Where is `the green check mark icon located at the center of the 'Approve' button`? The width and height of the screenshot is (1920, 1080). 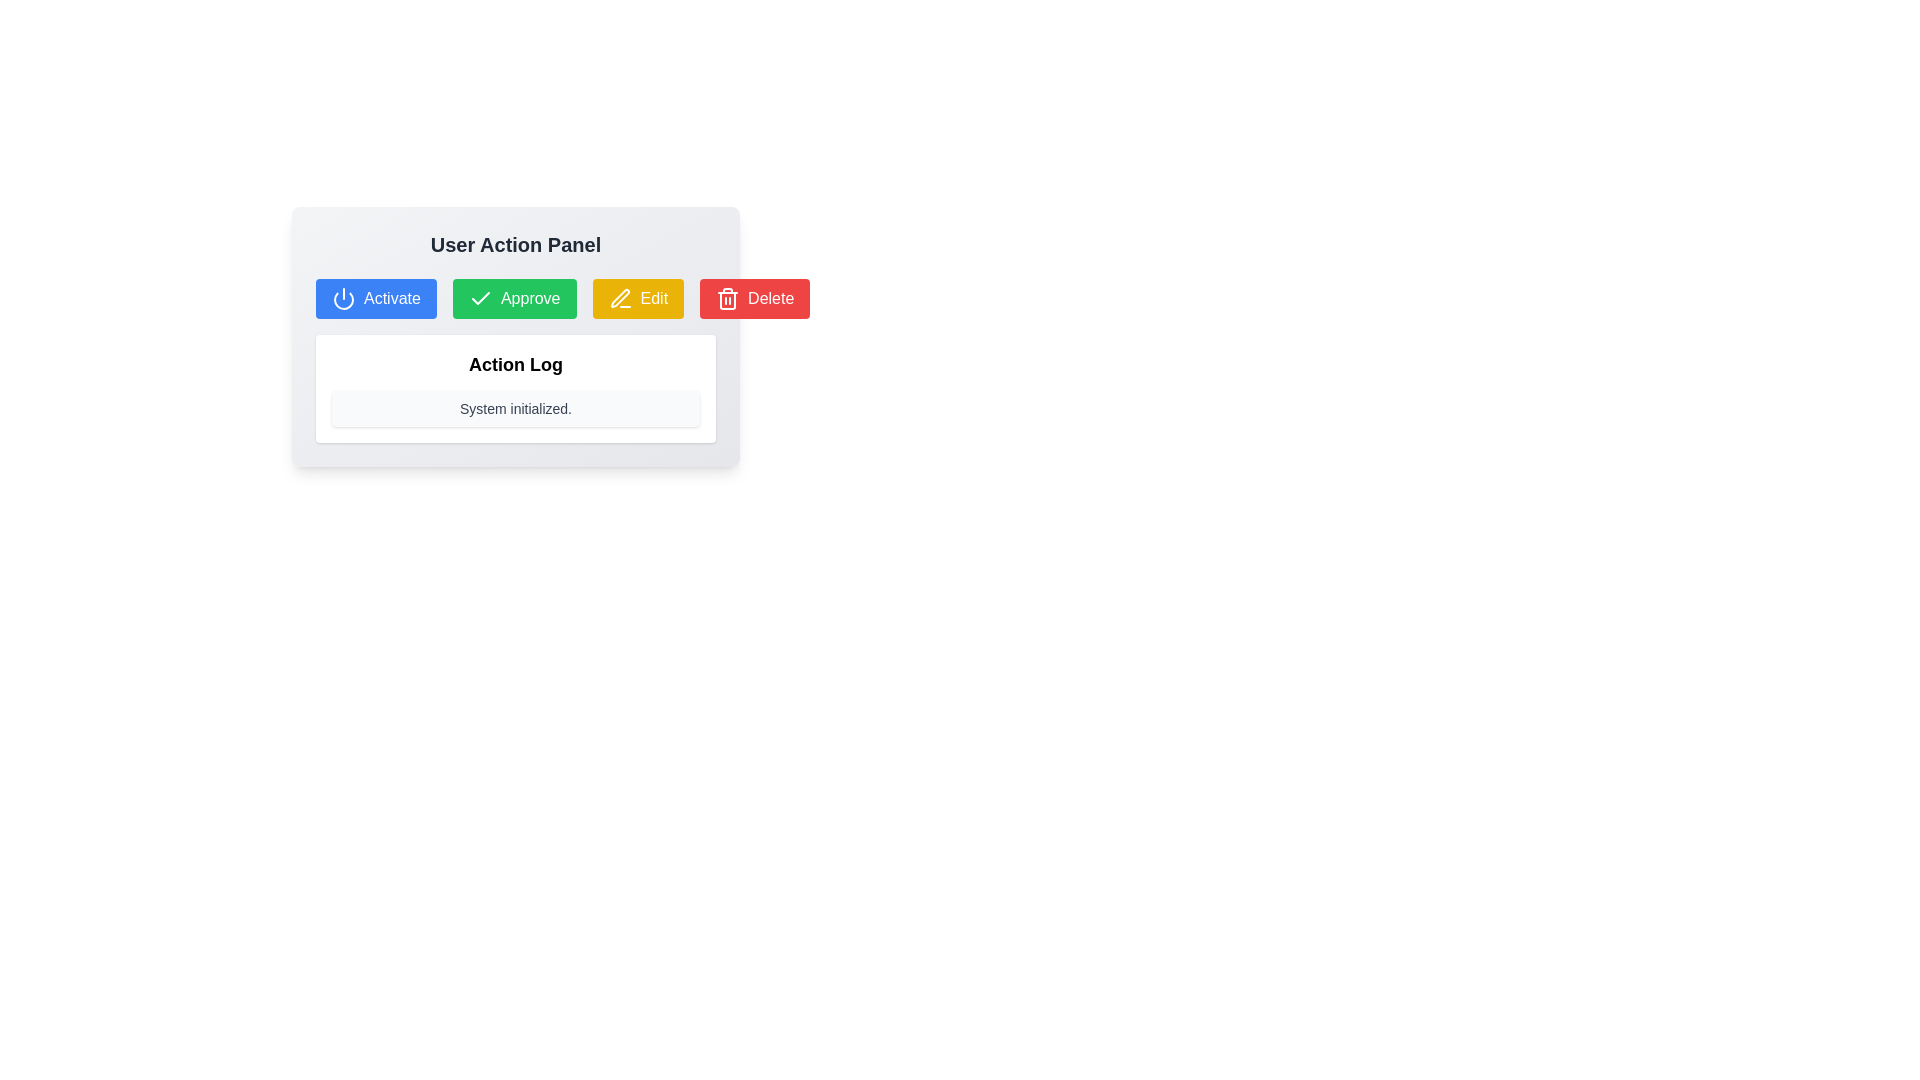 the green check mark icon located at the center of the 'Approve' button is located at coordinates (480, 298).